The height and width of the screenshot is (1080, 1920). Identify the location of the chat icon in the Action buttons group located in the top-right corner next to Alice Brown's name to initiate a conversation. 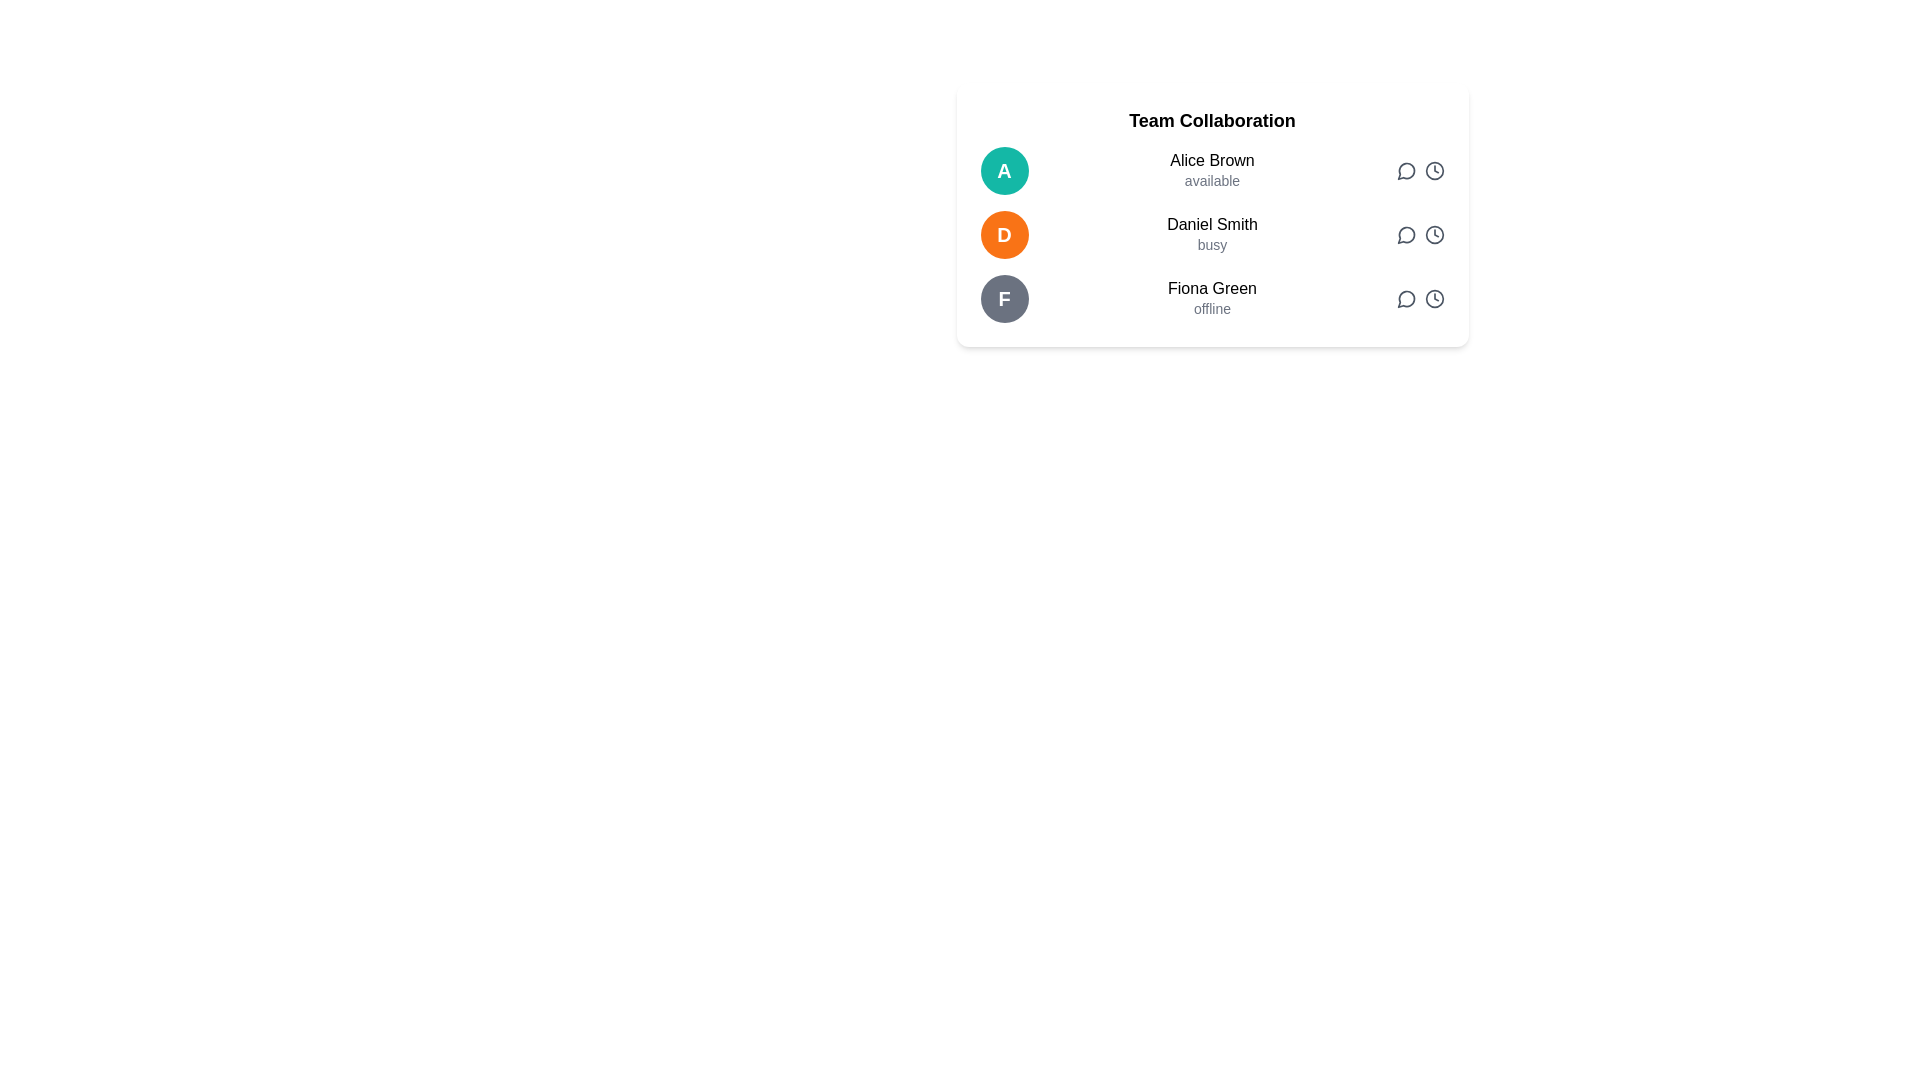
(1419, 169).